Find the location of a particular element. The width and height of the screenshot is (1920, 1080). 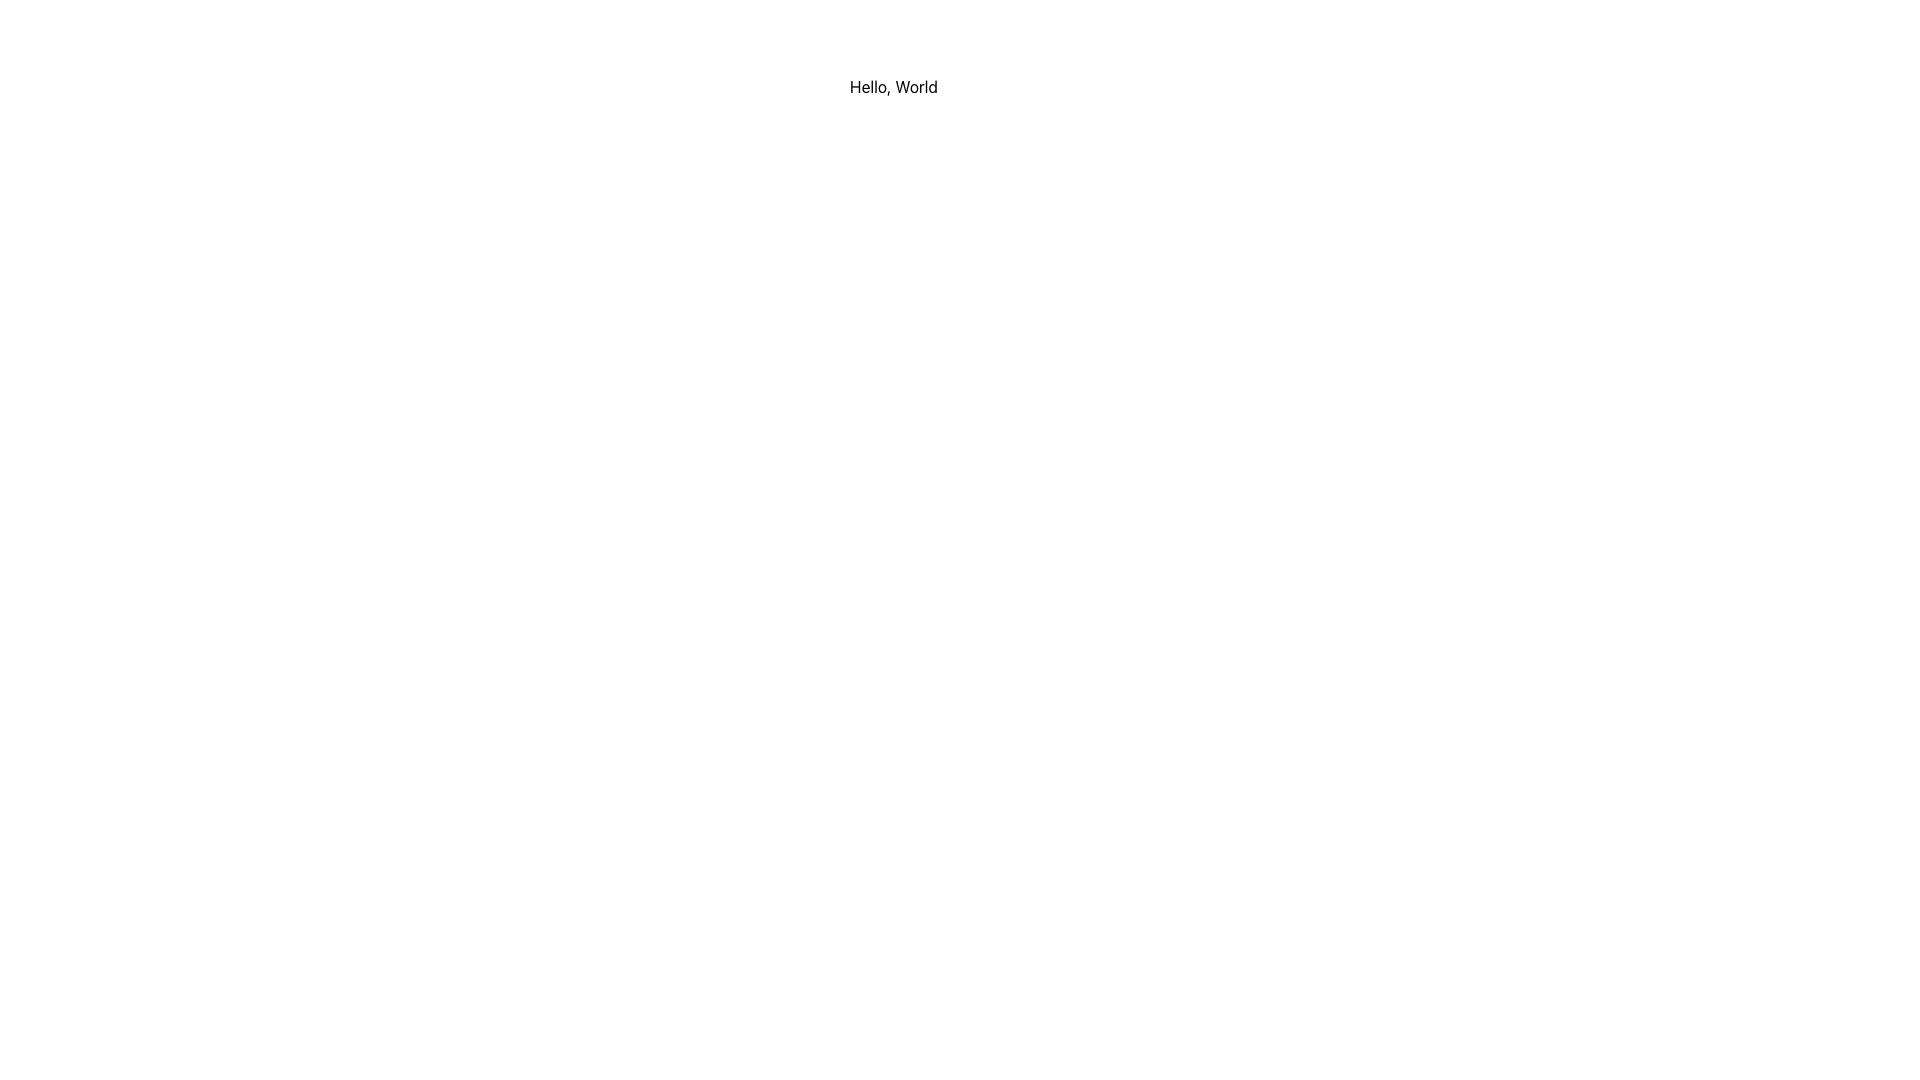

the text label that conveys a greeting or placeholder text, positioned near the top of its white background panel is located at coordinates (892, 86).